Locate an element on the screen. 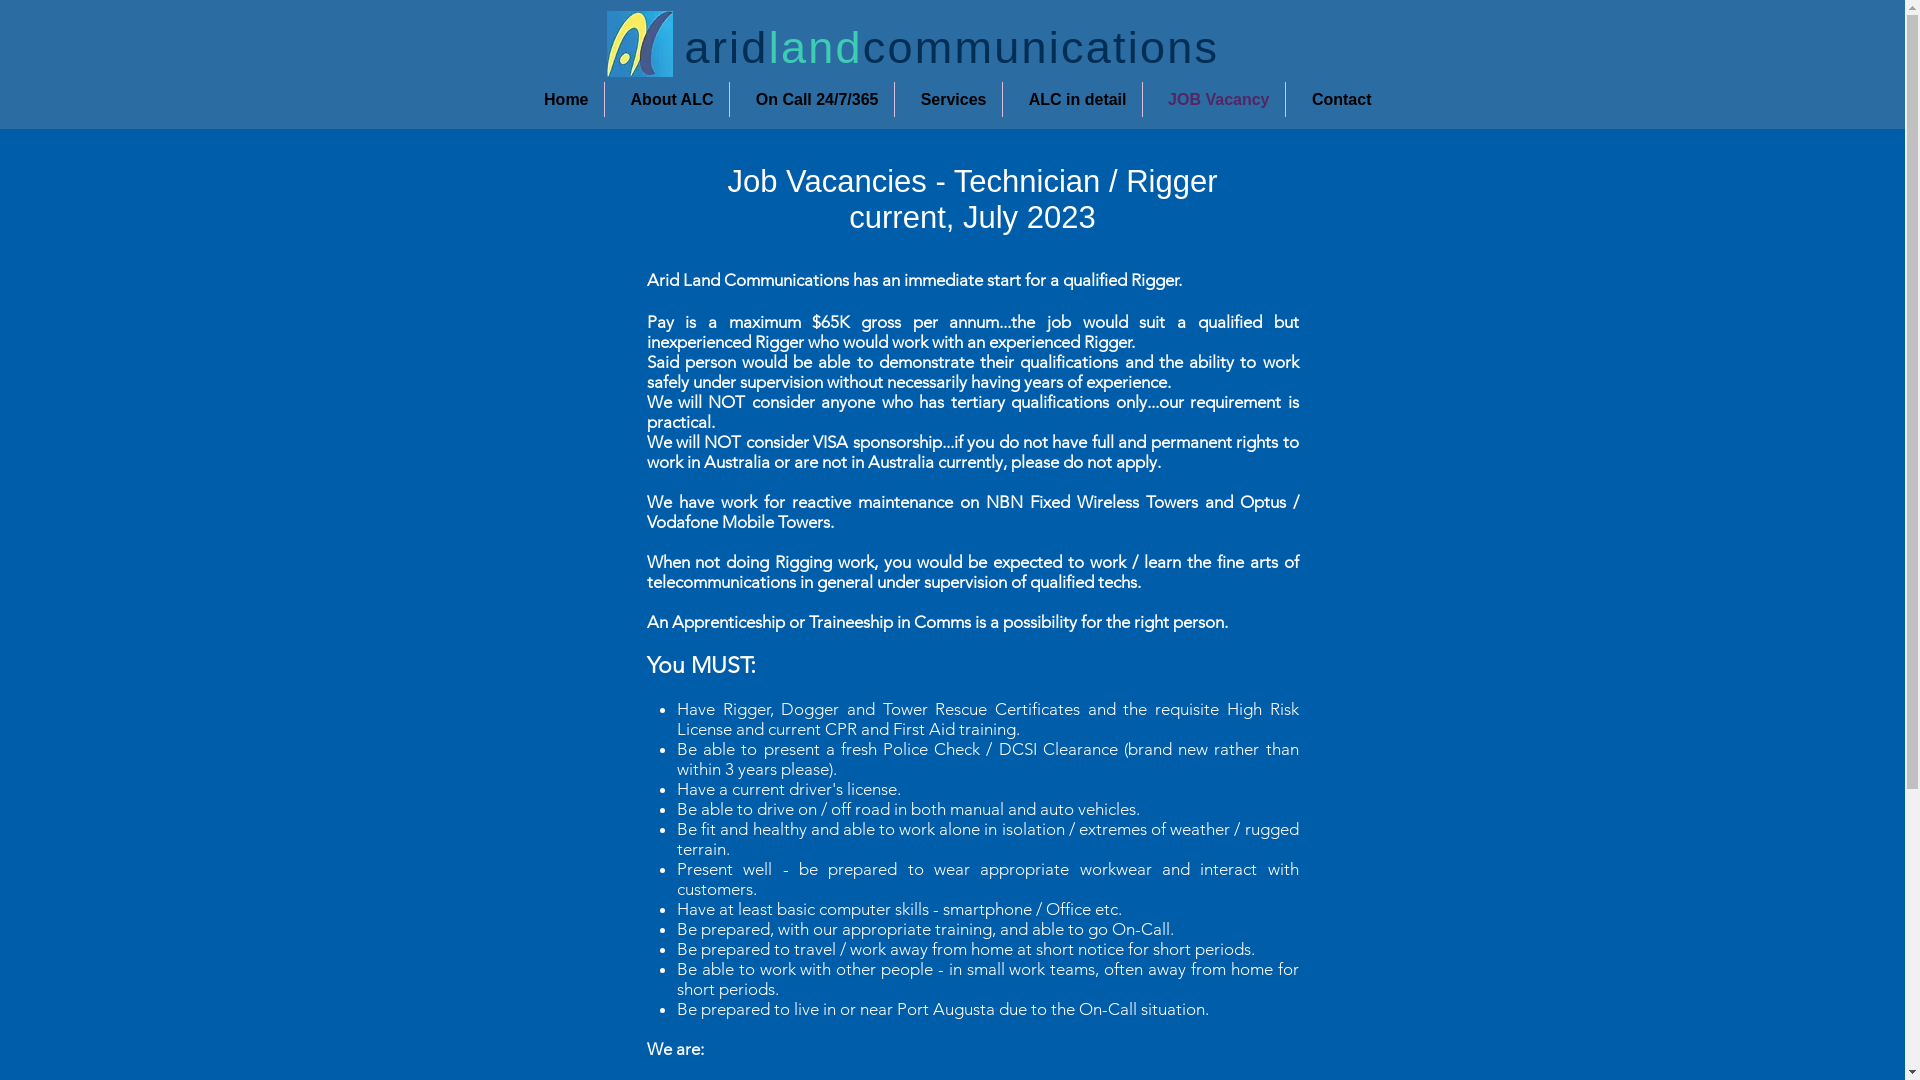 The height and width of the screenshot is (1080, 1920). 'About ALC' is located at coordinates (666, 99).